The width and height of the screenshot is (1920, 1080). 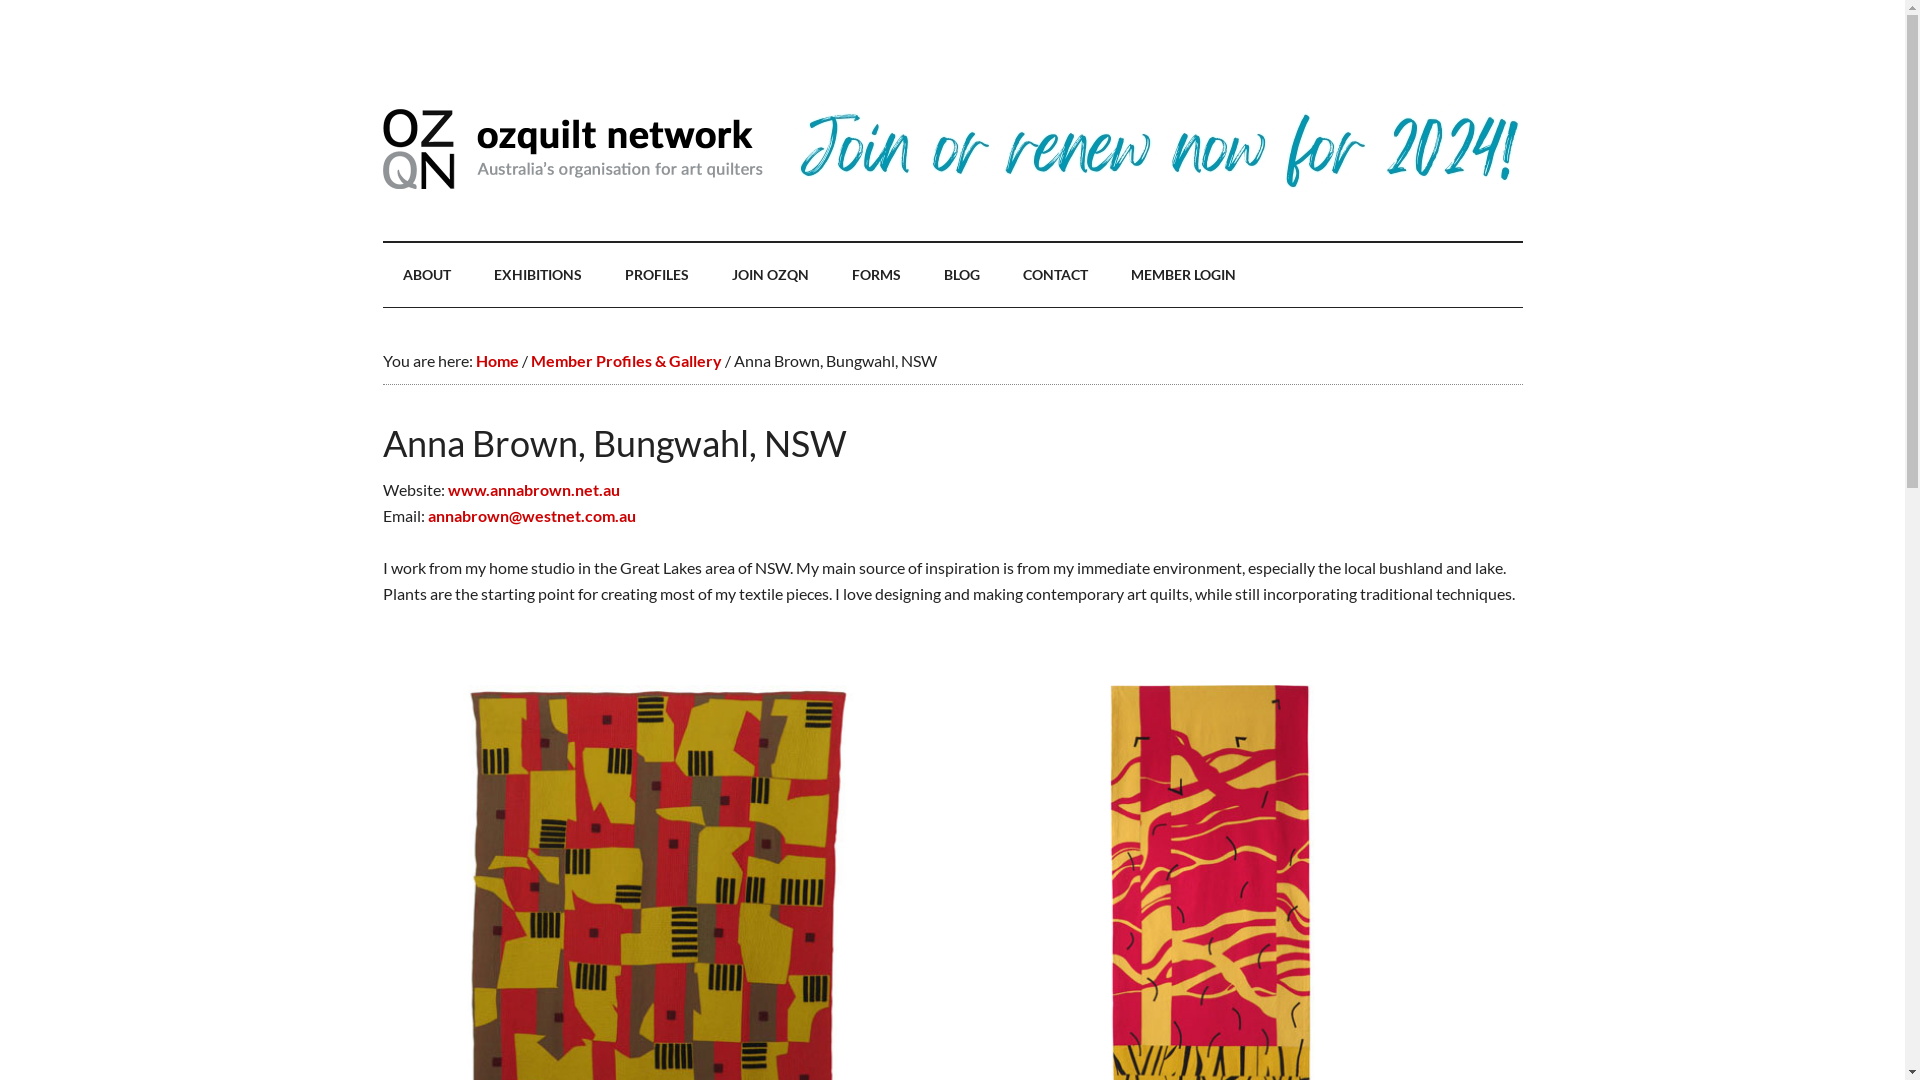 What do you see at coordinates (1053, 274) in the screenshot?
I see `'CONTACT'` at bounding box center [1053, 274].